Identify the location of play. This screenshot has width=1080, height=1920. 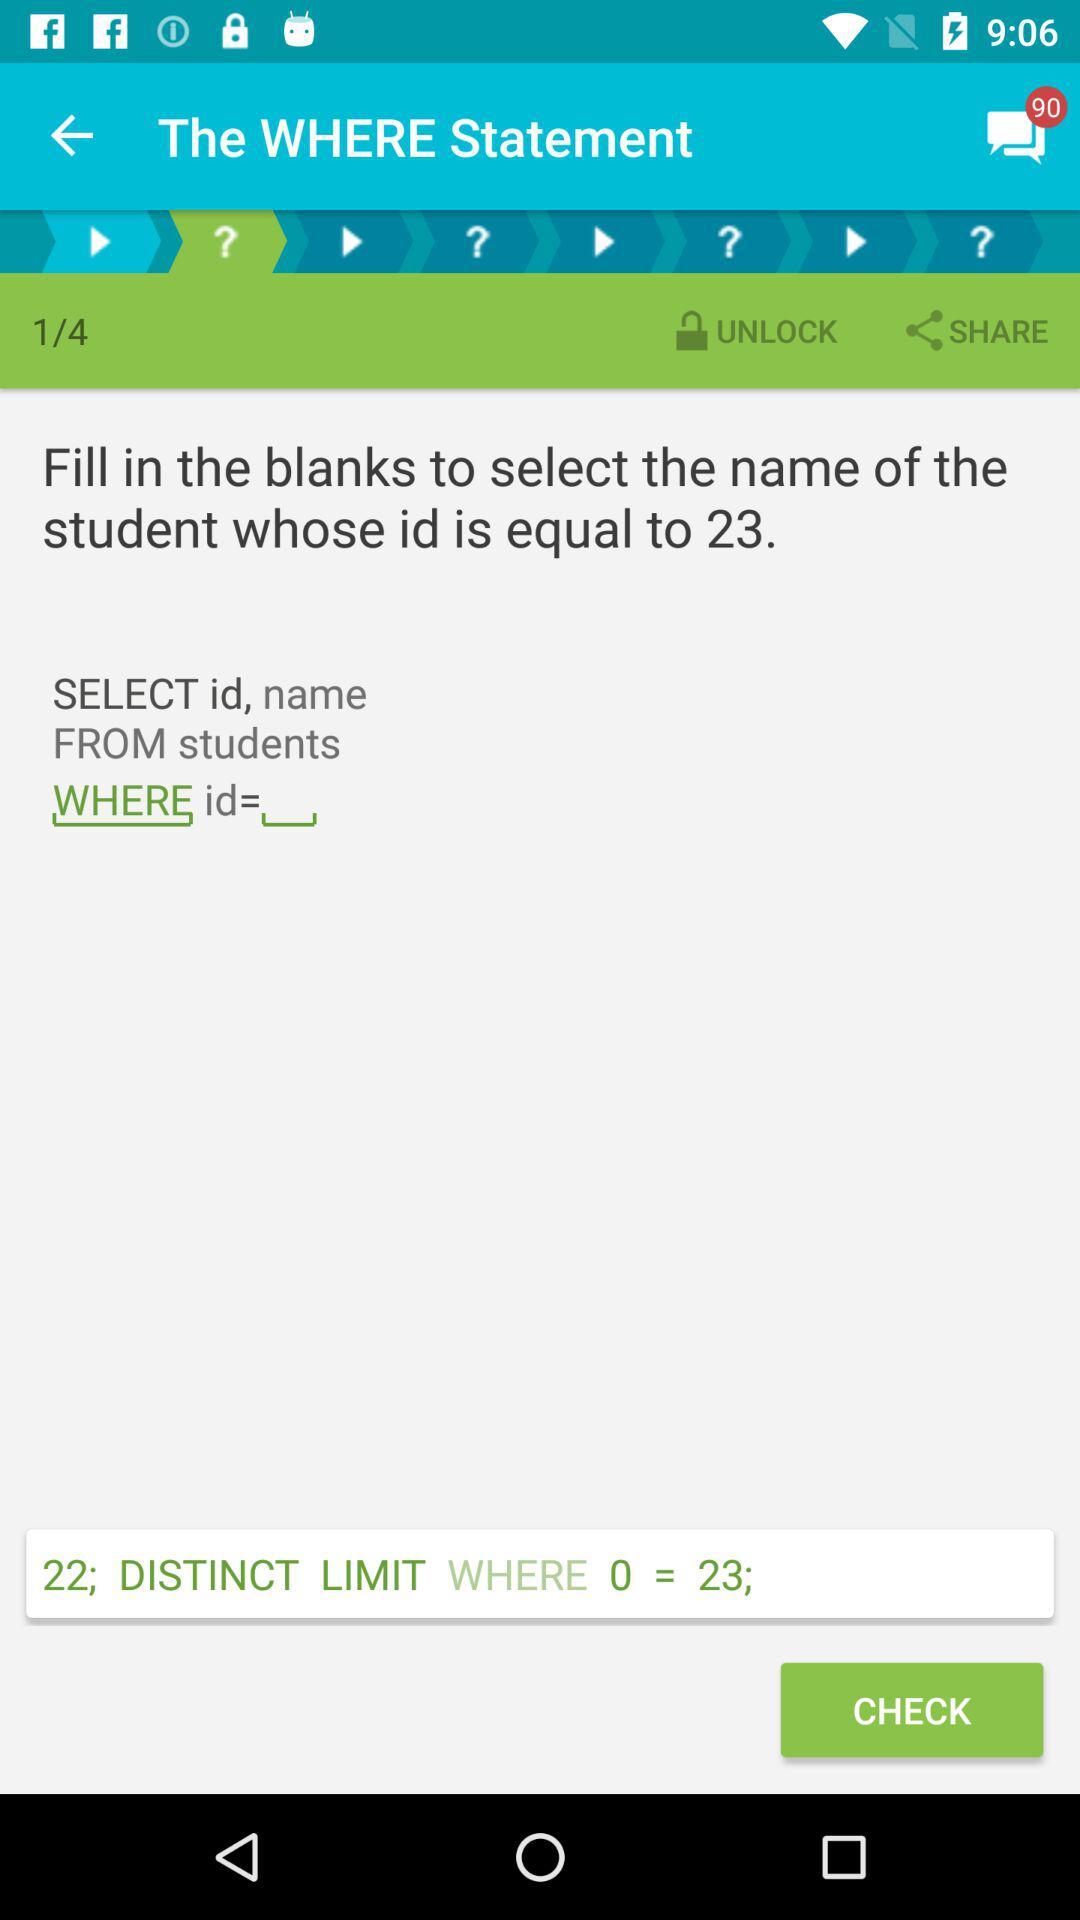
(601, 240).